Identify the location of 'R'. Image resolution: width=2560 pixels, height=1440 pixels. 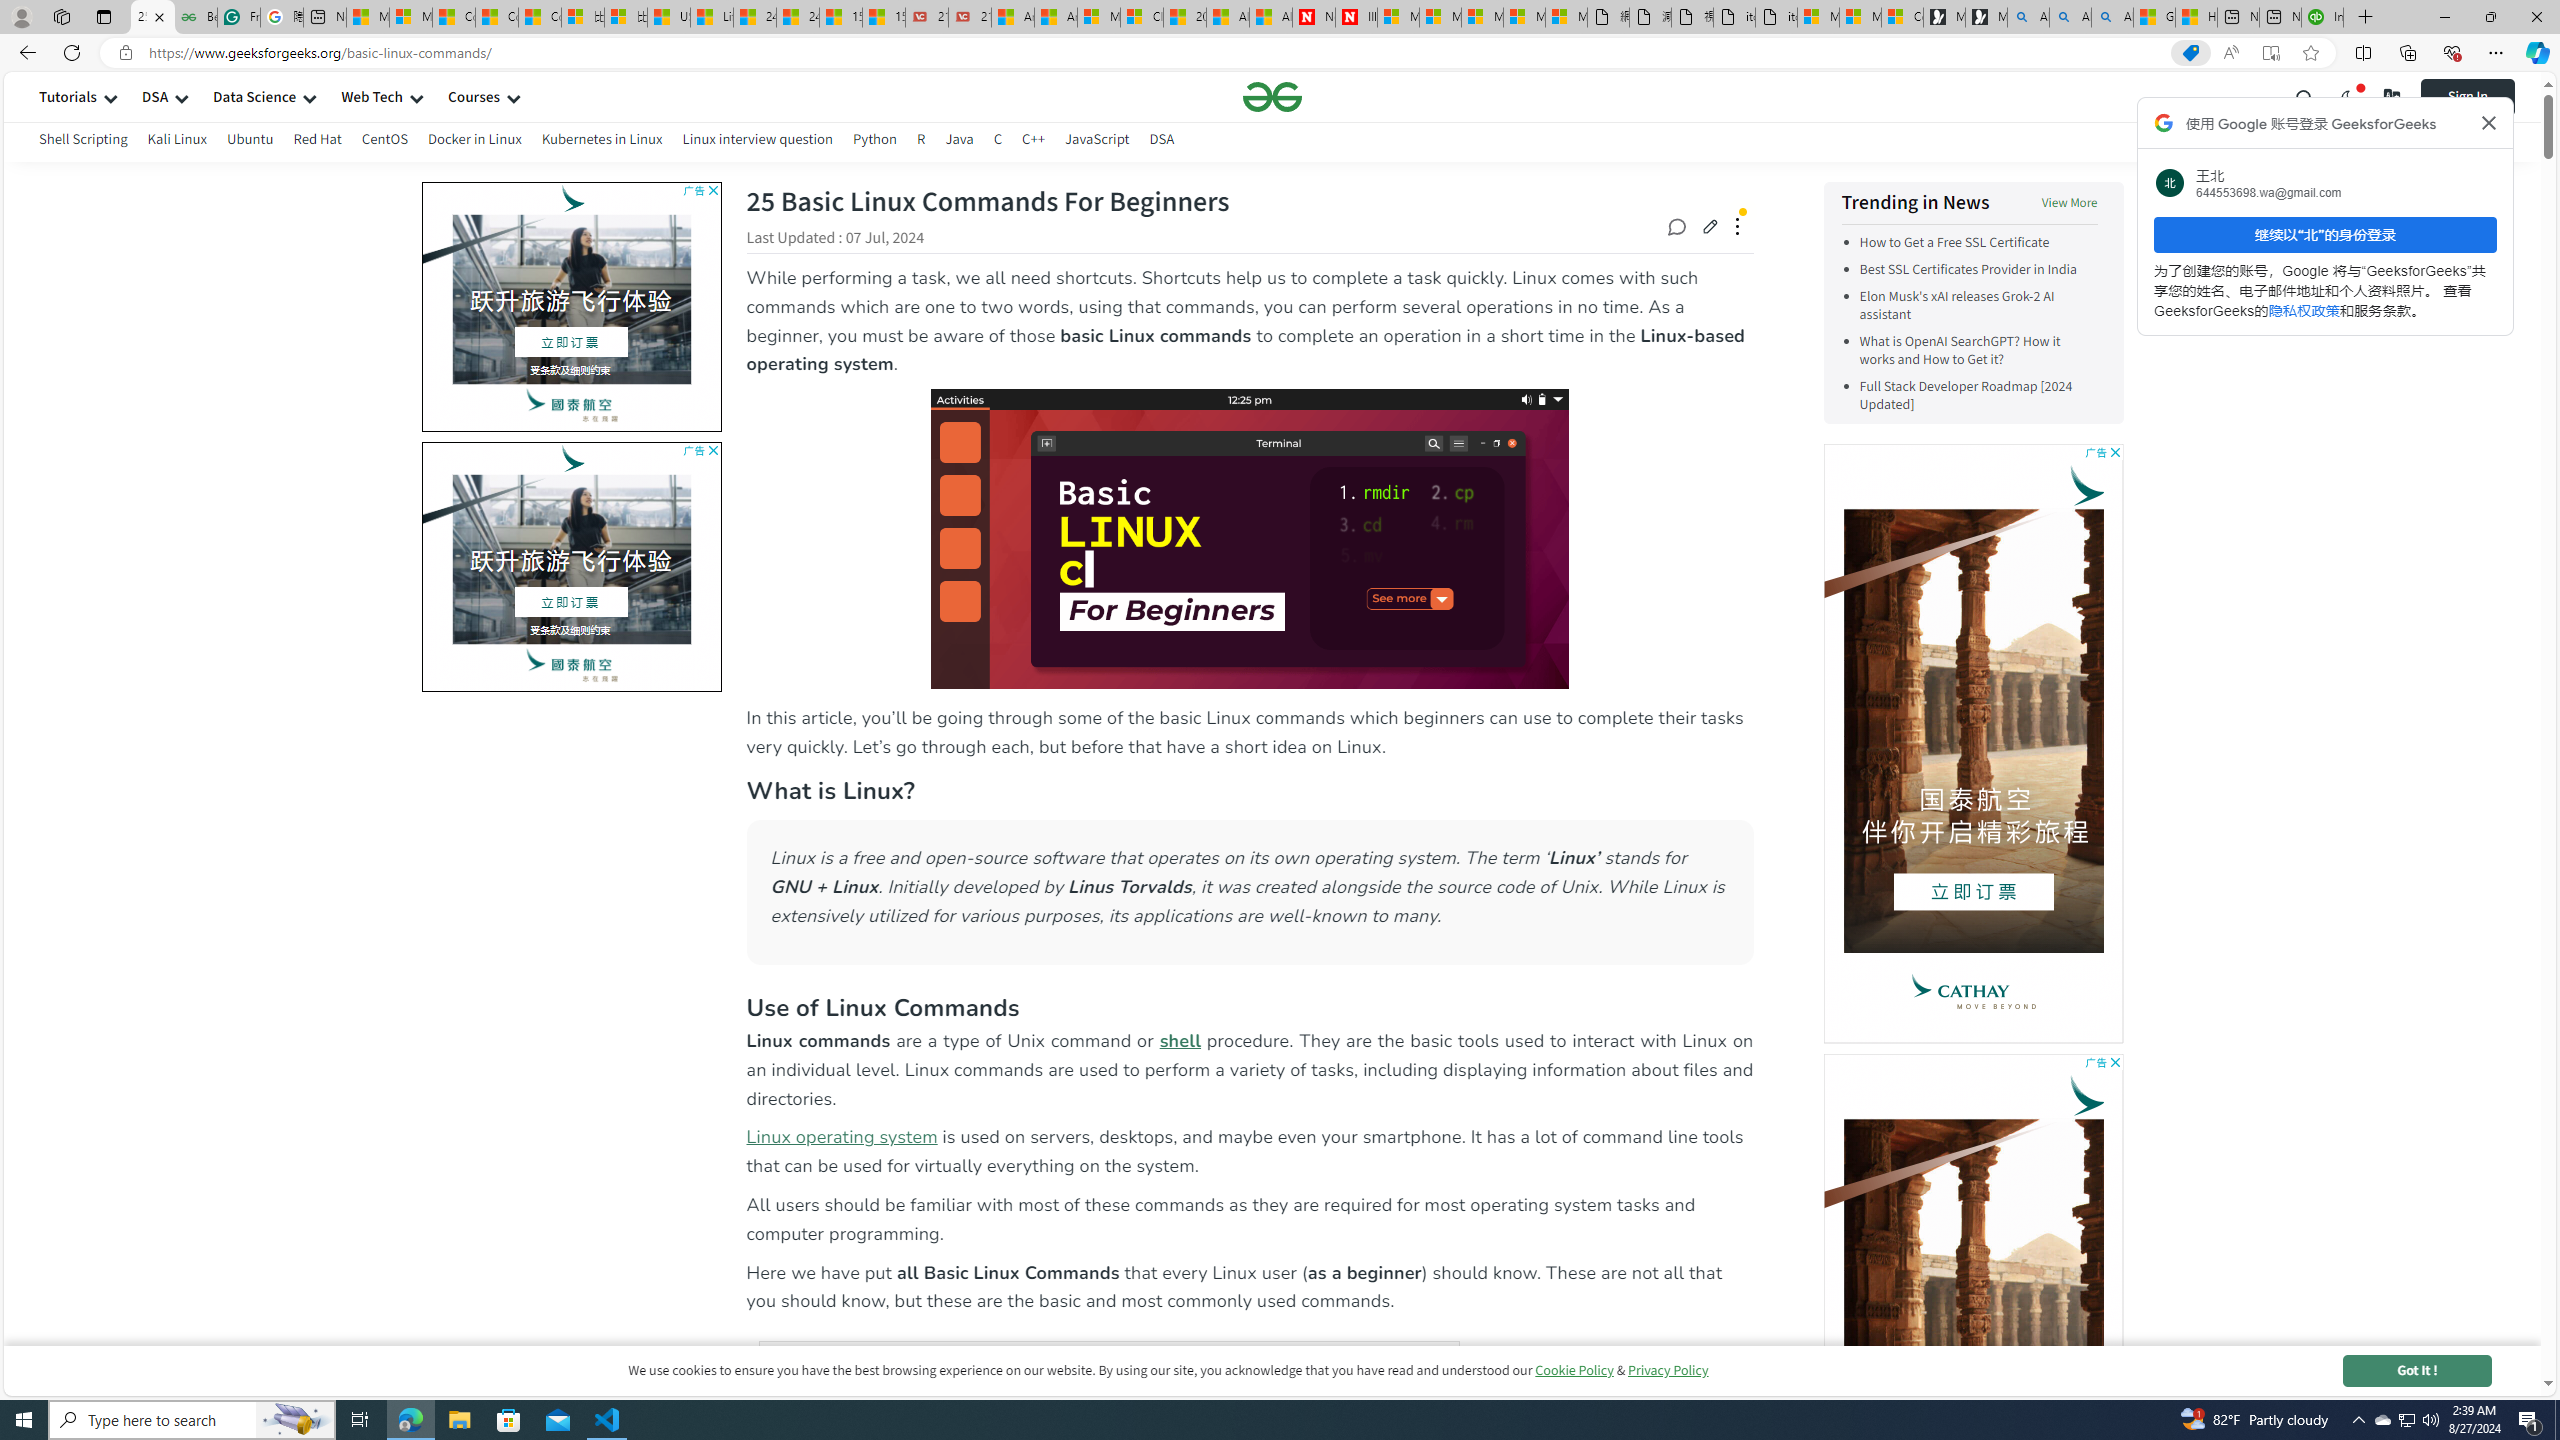
(921, 138).